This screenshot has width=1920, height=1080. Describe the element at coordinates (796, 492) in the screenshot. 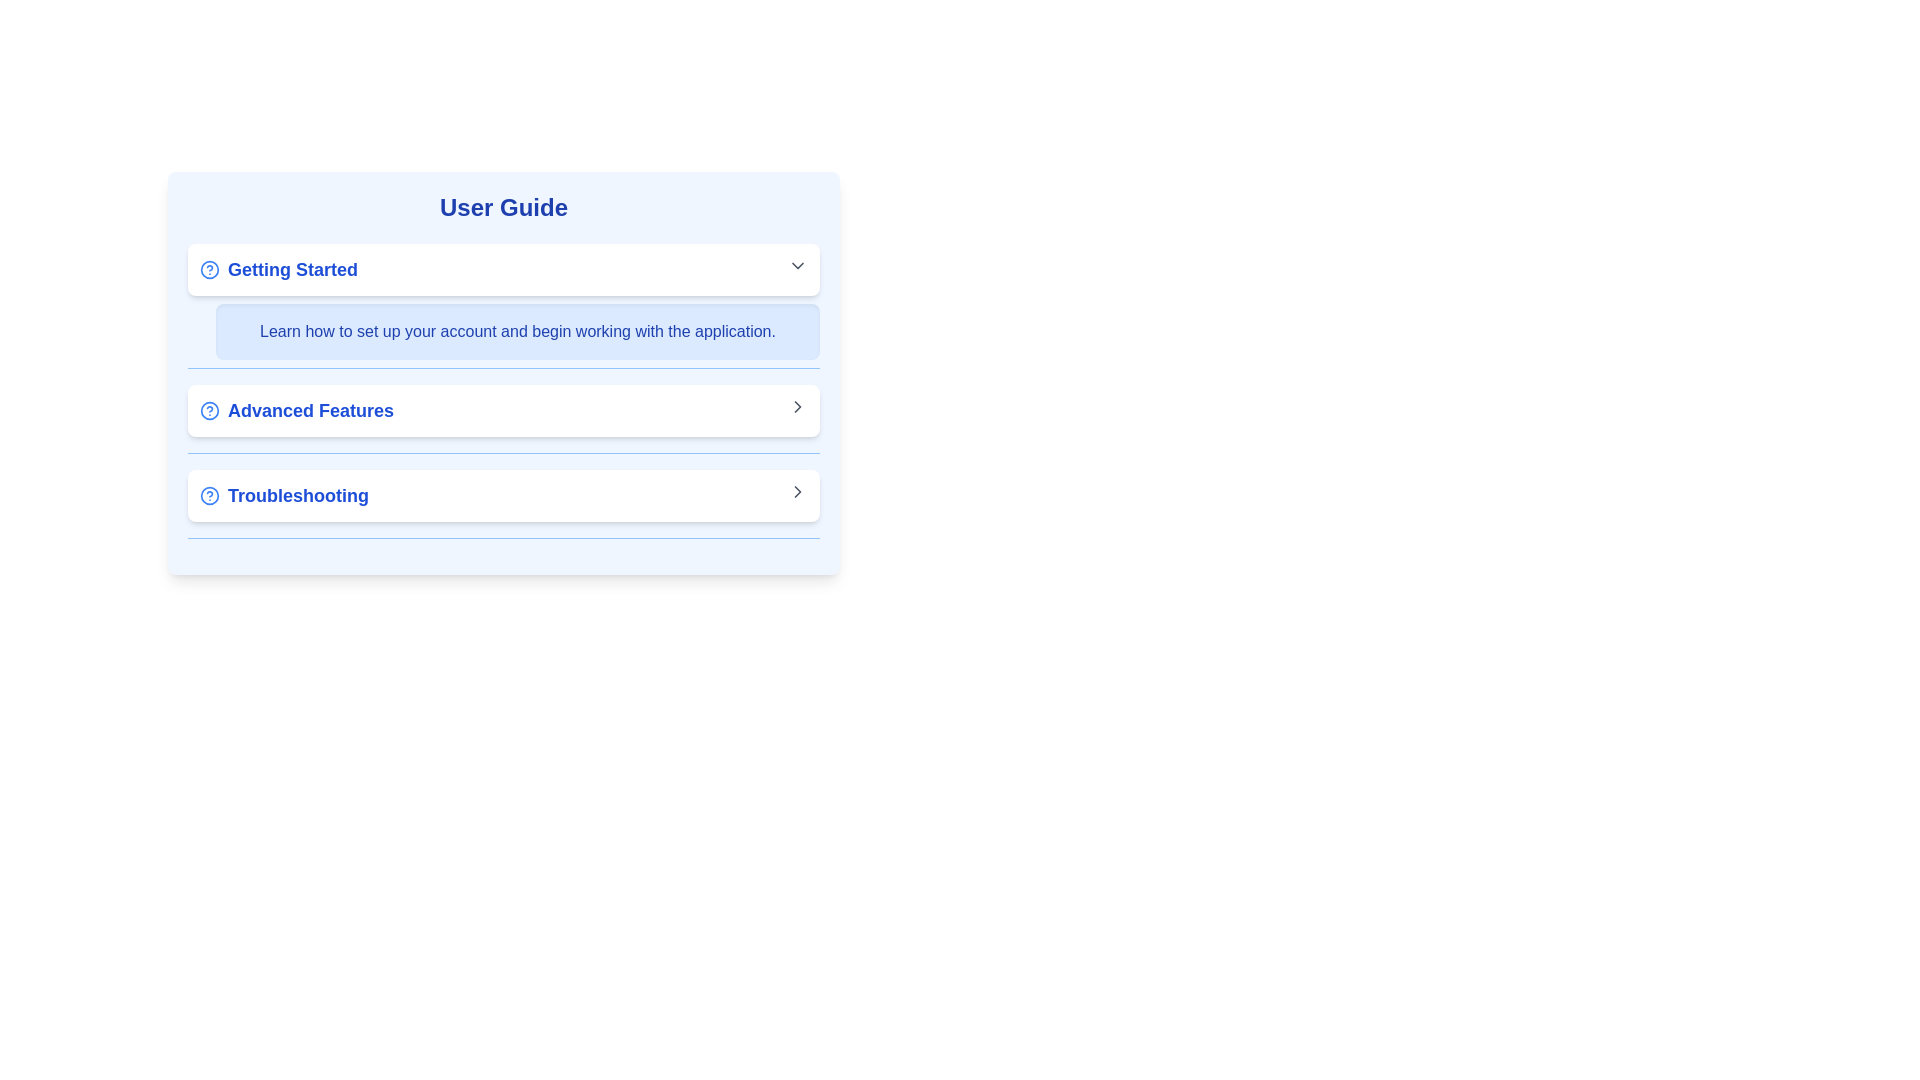

I see `the right-pointing arrow icon associated with the 'Troubleshooting' section` at that location.